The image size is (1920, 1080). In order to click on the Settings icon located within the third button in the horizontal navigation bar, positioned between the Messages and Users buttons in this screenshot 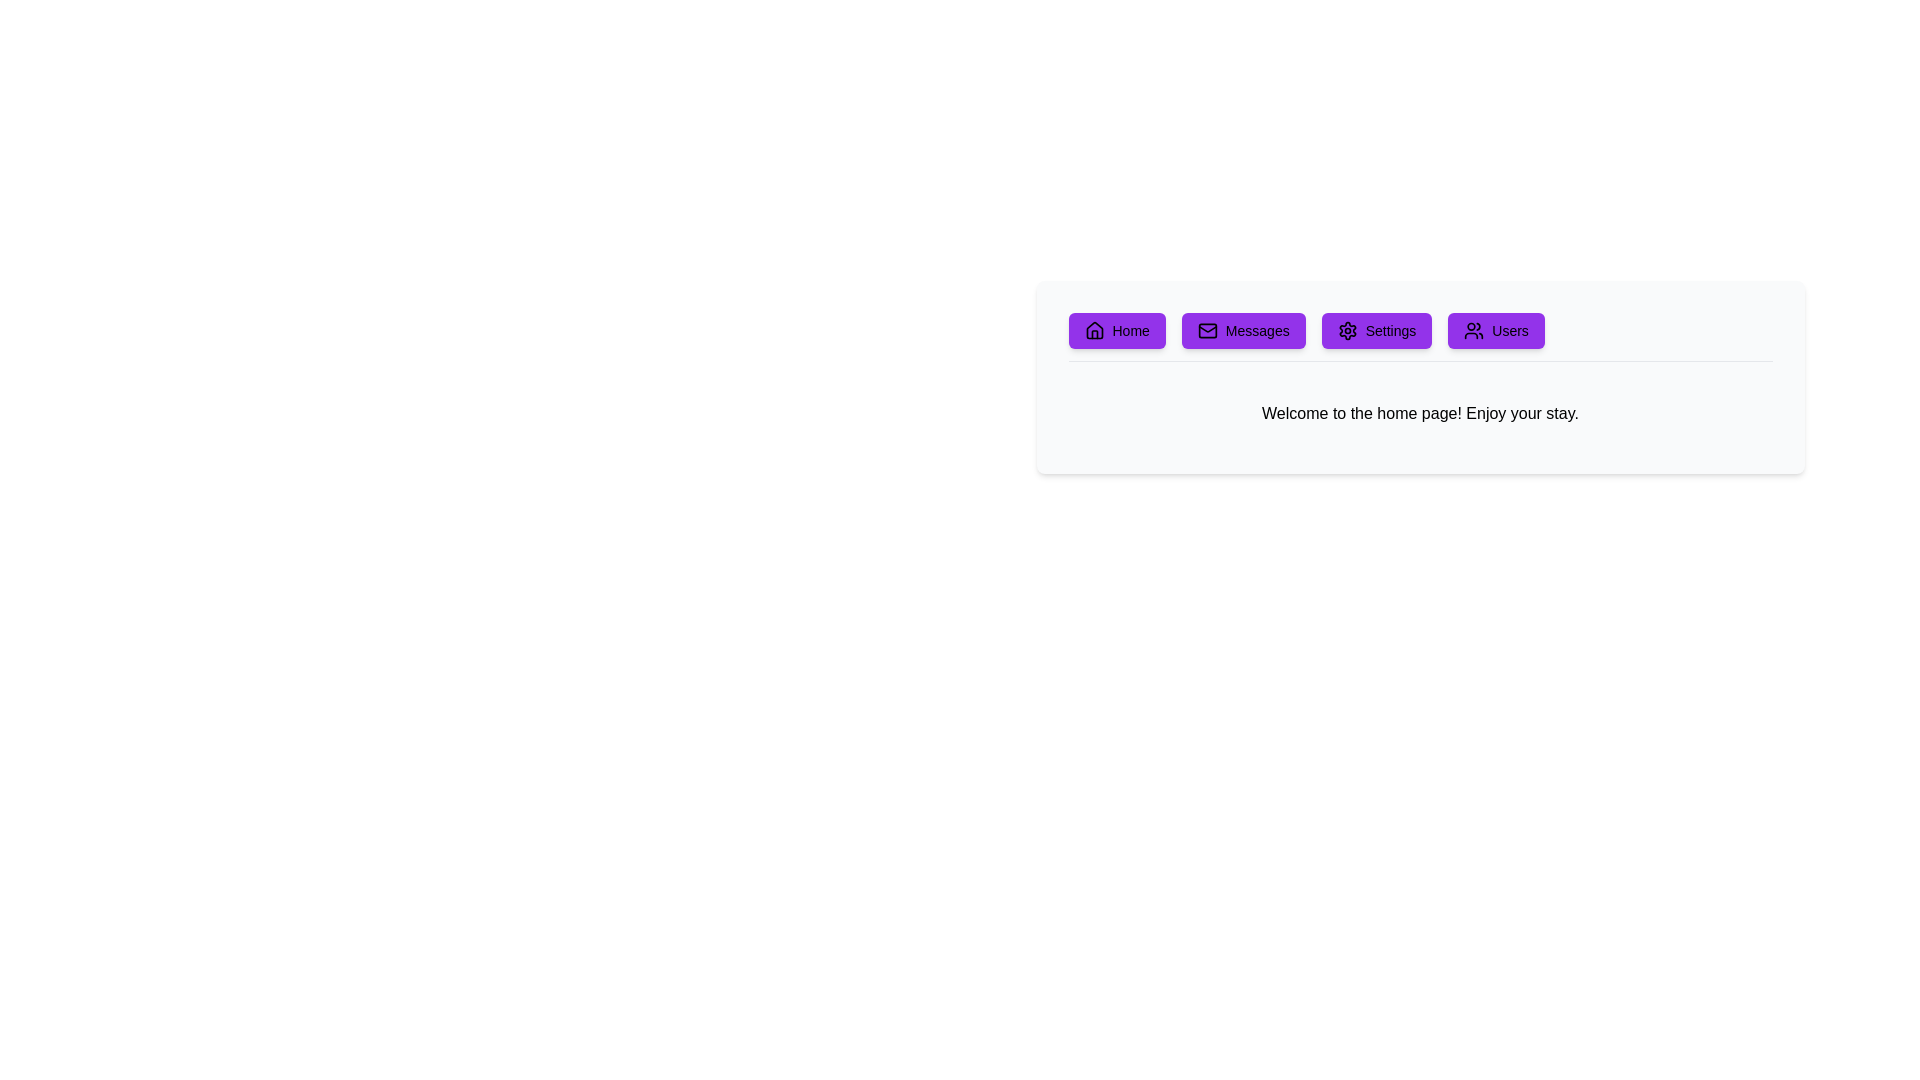, I will do `click(1347, 330)`.